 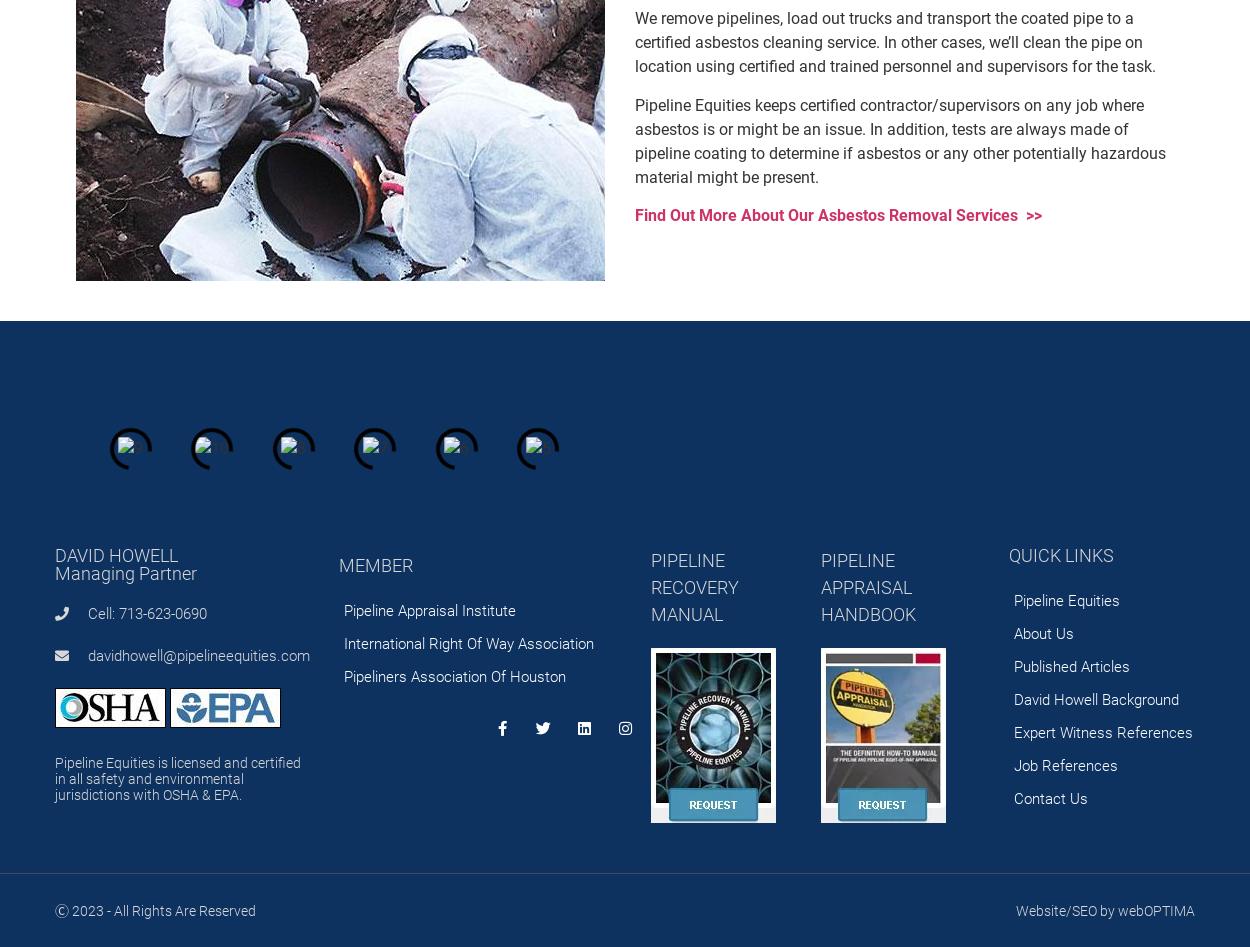 What do you see at coordinates (866, 586) in the screenshot?
I see `'PIPELINE APPRAISAL HANDBOOK'` at bounding box center [866, 586].